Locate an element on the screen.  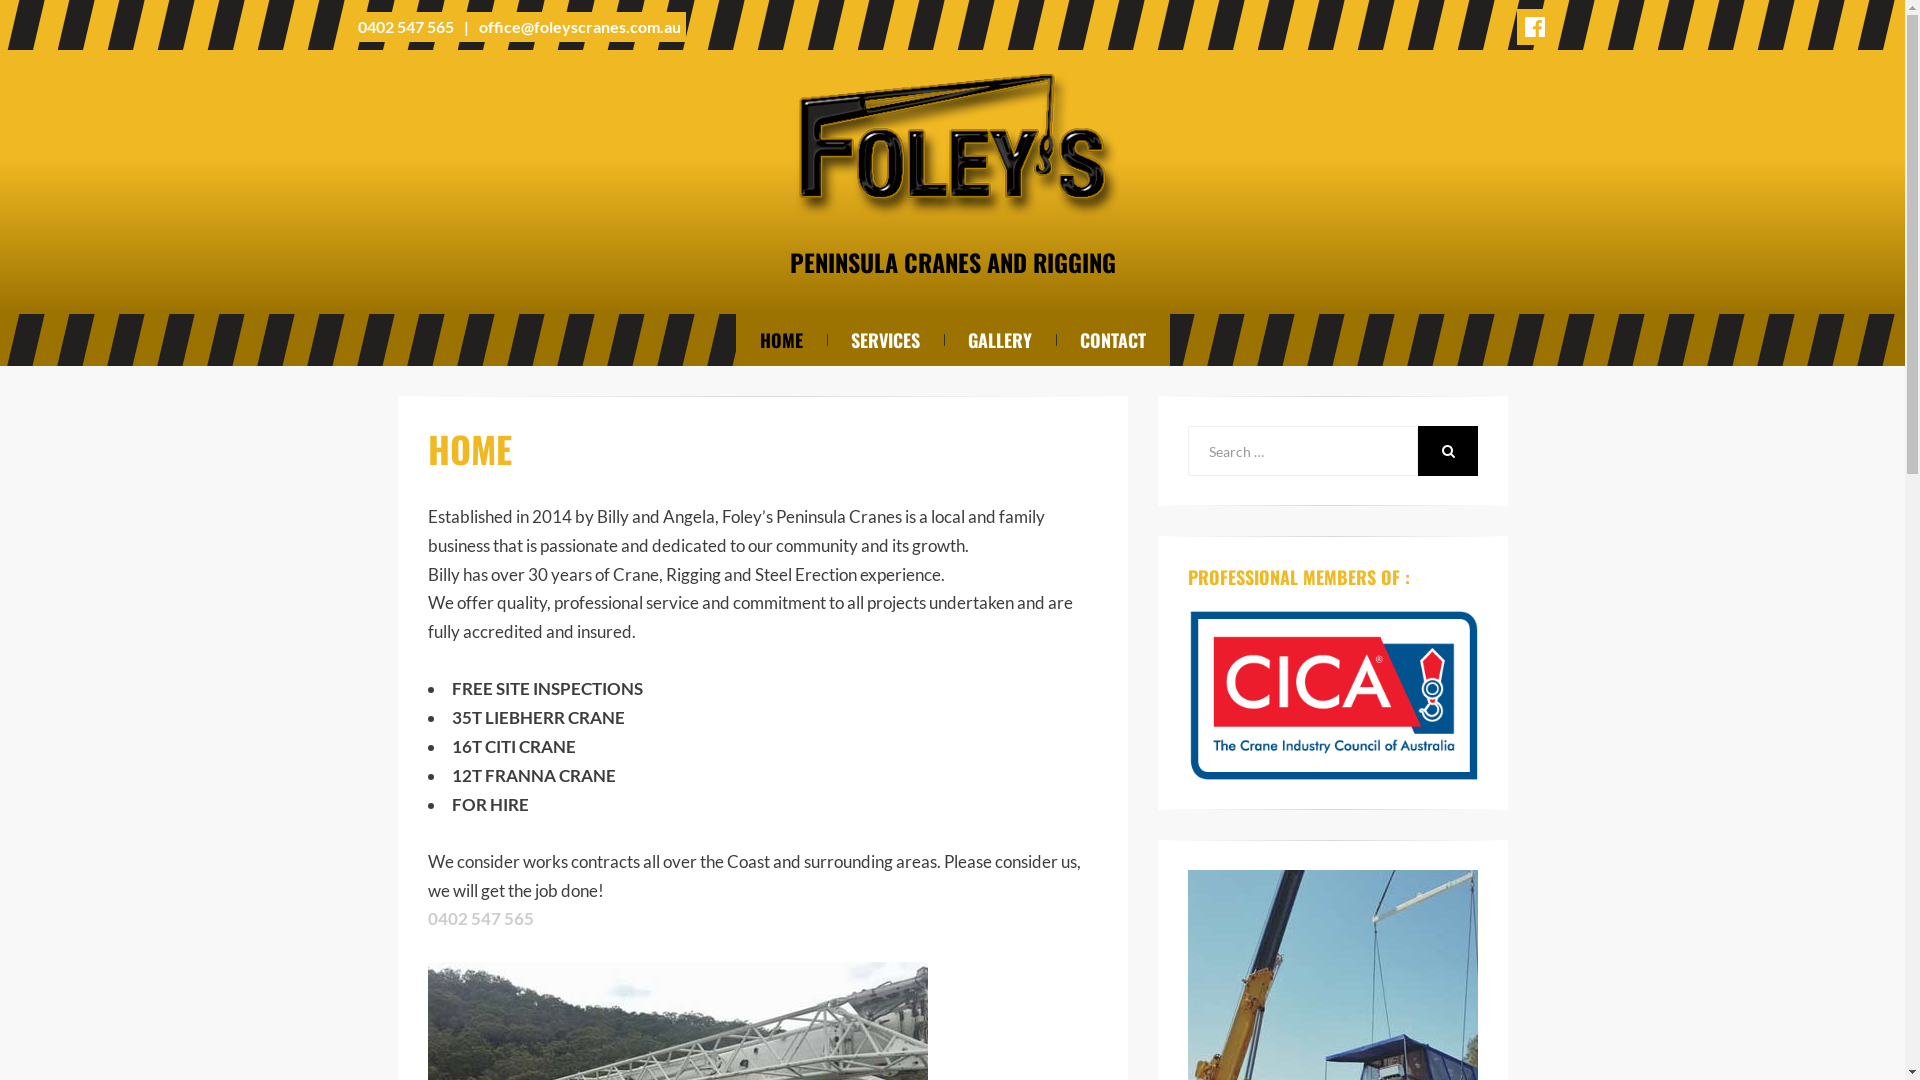
'HOME' is located at coordinates (780, 338).